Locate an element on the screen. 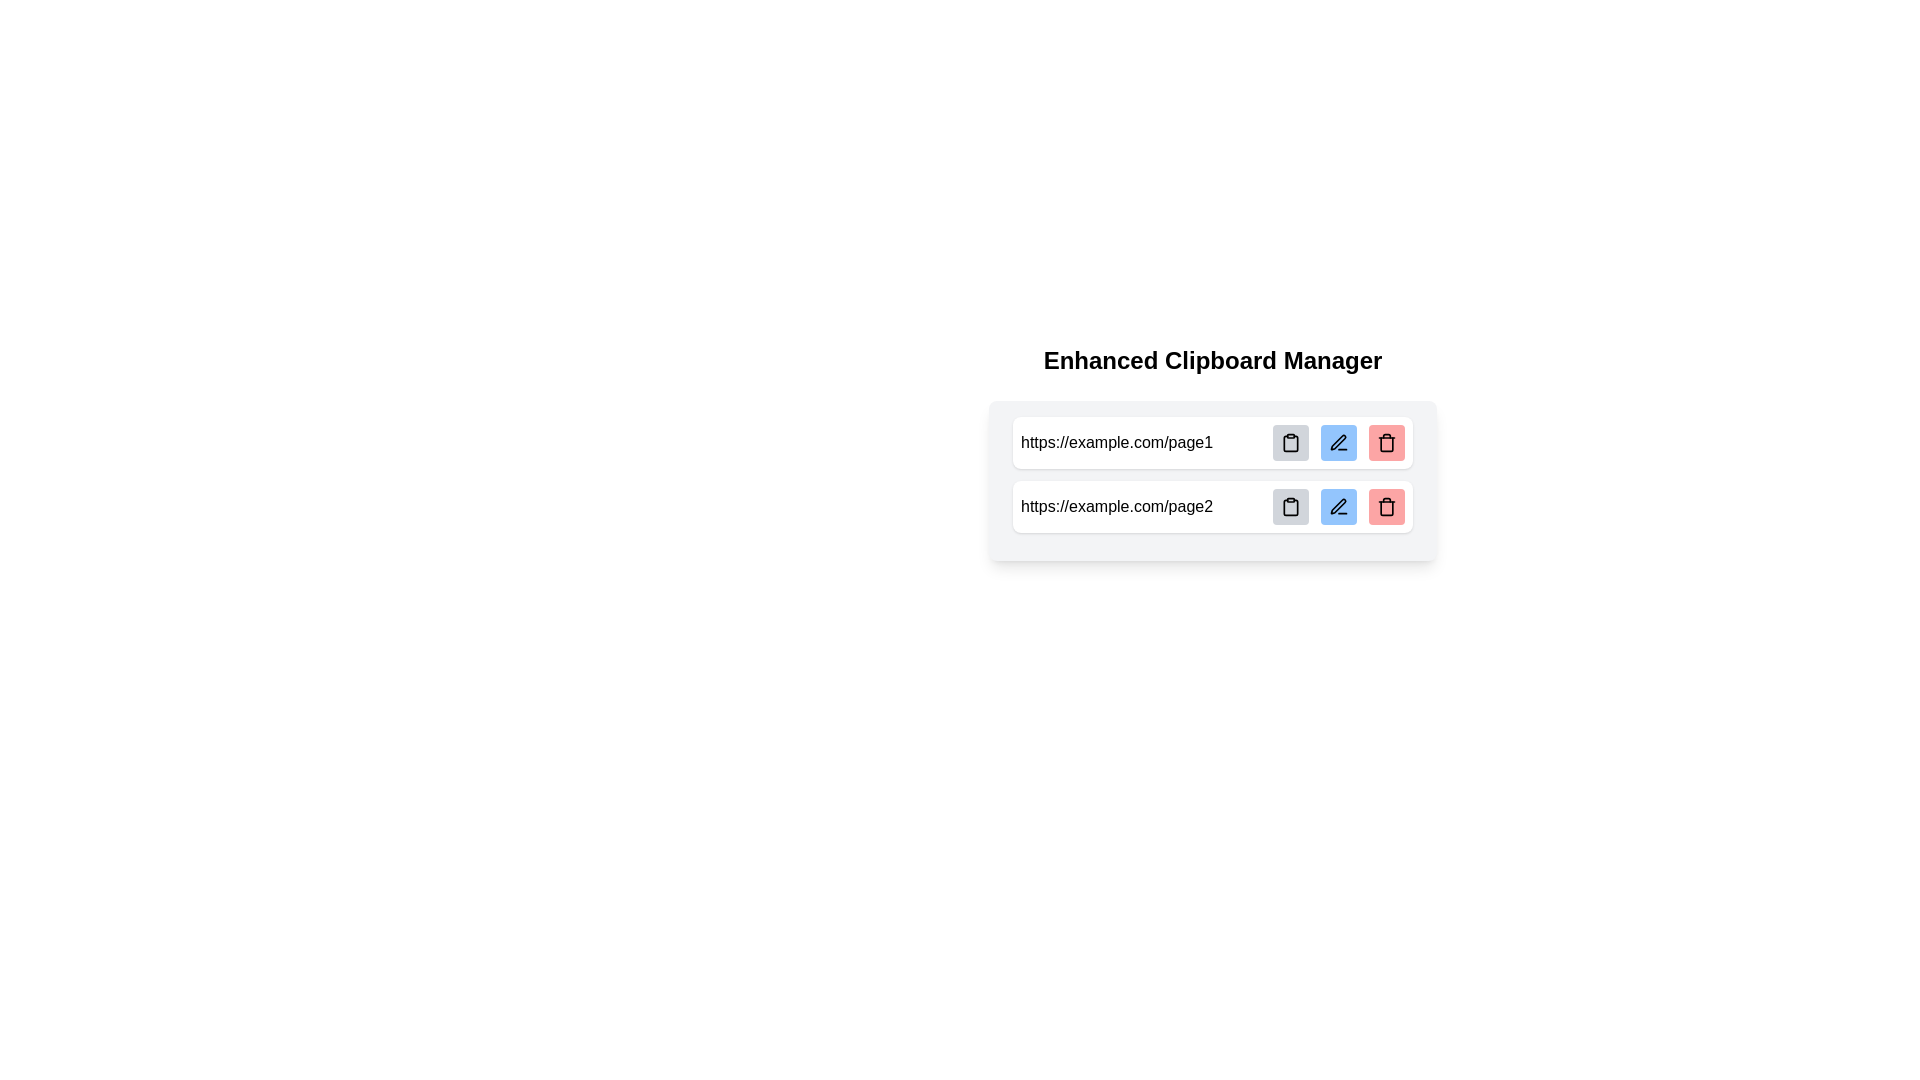  the first List Item Row, which contains the URL 'https://example.com/page1' is located at coordinates (1212, 442).